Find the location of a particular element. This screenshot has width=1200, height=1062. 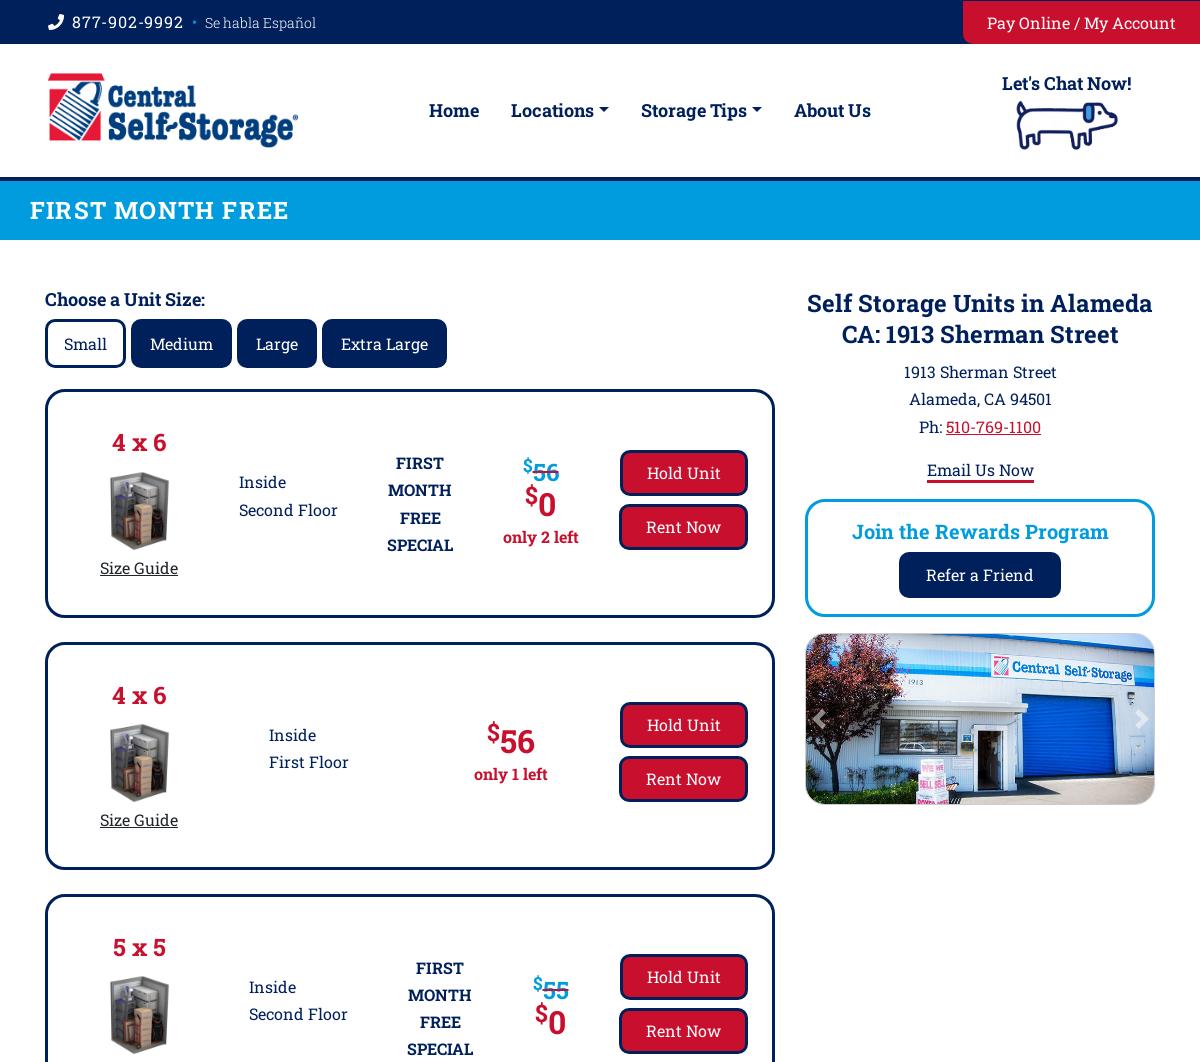

'Medium' is located at coordinates (180, 342).